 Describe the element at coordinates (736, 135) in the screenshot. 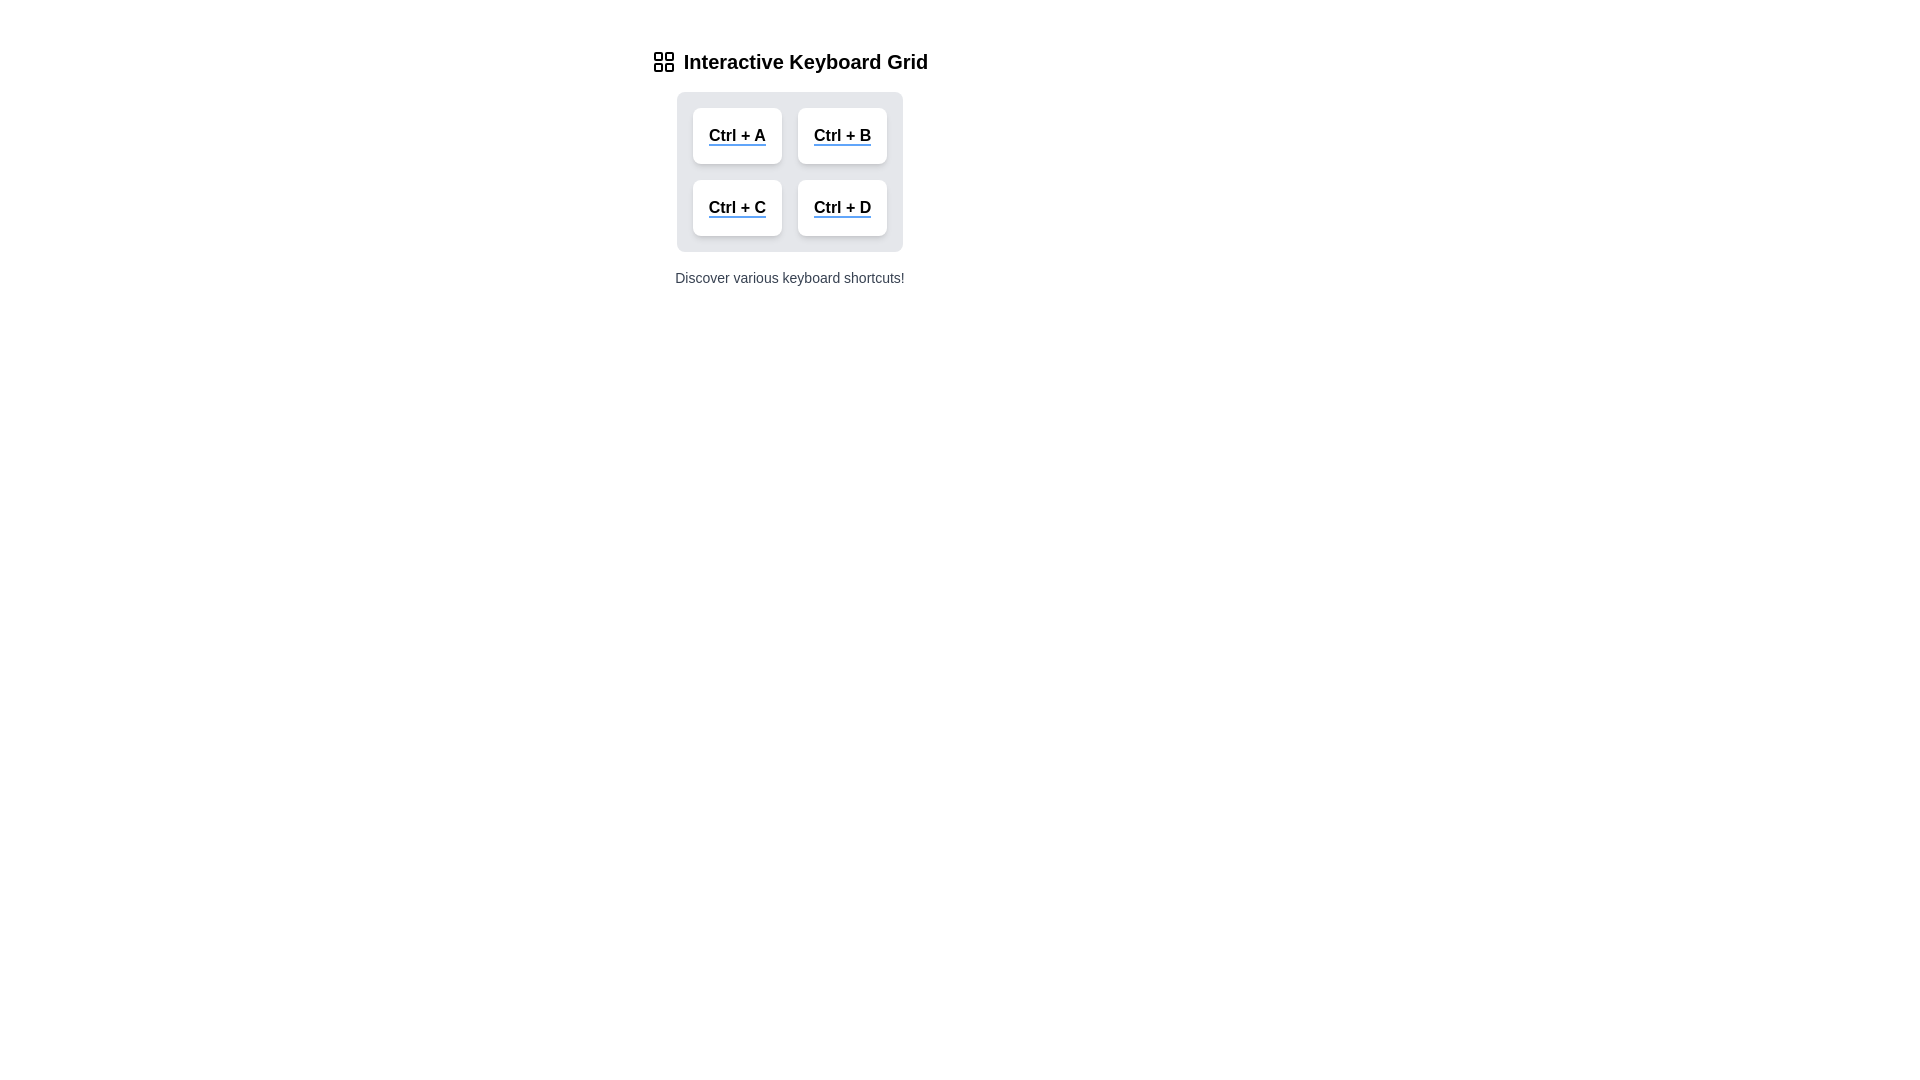

I see `displayed text of the label/button showing the keyboard shortcut 'Ctrl + A', located in the top-left corner of a 2x2 grid structure` at that location.